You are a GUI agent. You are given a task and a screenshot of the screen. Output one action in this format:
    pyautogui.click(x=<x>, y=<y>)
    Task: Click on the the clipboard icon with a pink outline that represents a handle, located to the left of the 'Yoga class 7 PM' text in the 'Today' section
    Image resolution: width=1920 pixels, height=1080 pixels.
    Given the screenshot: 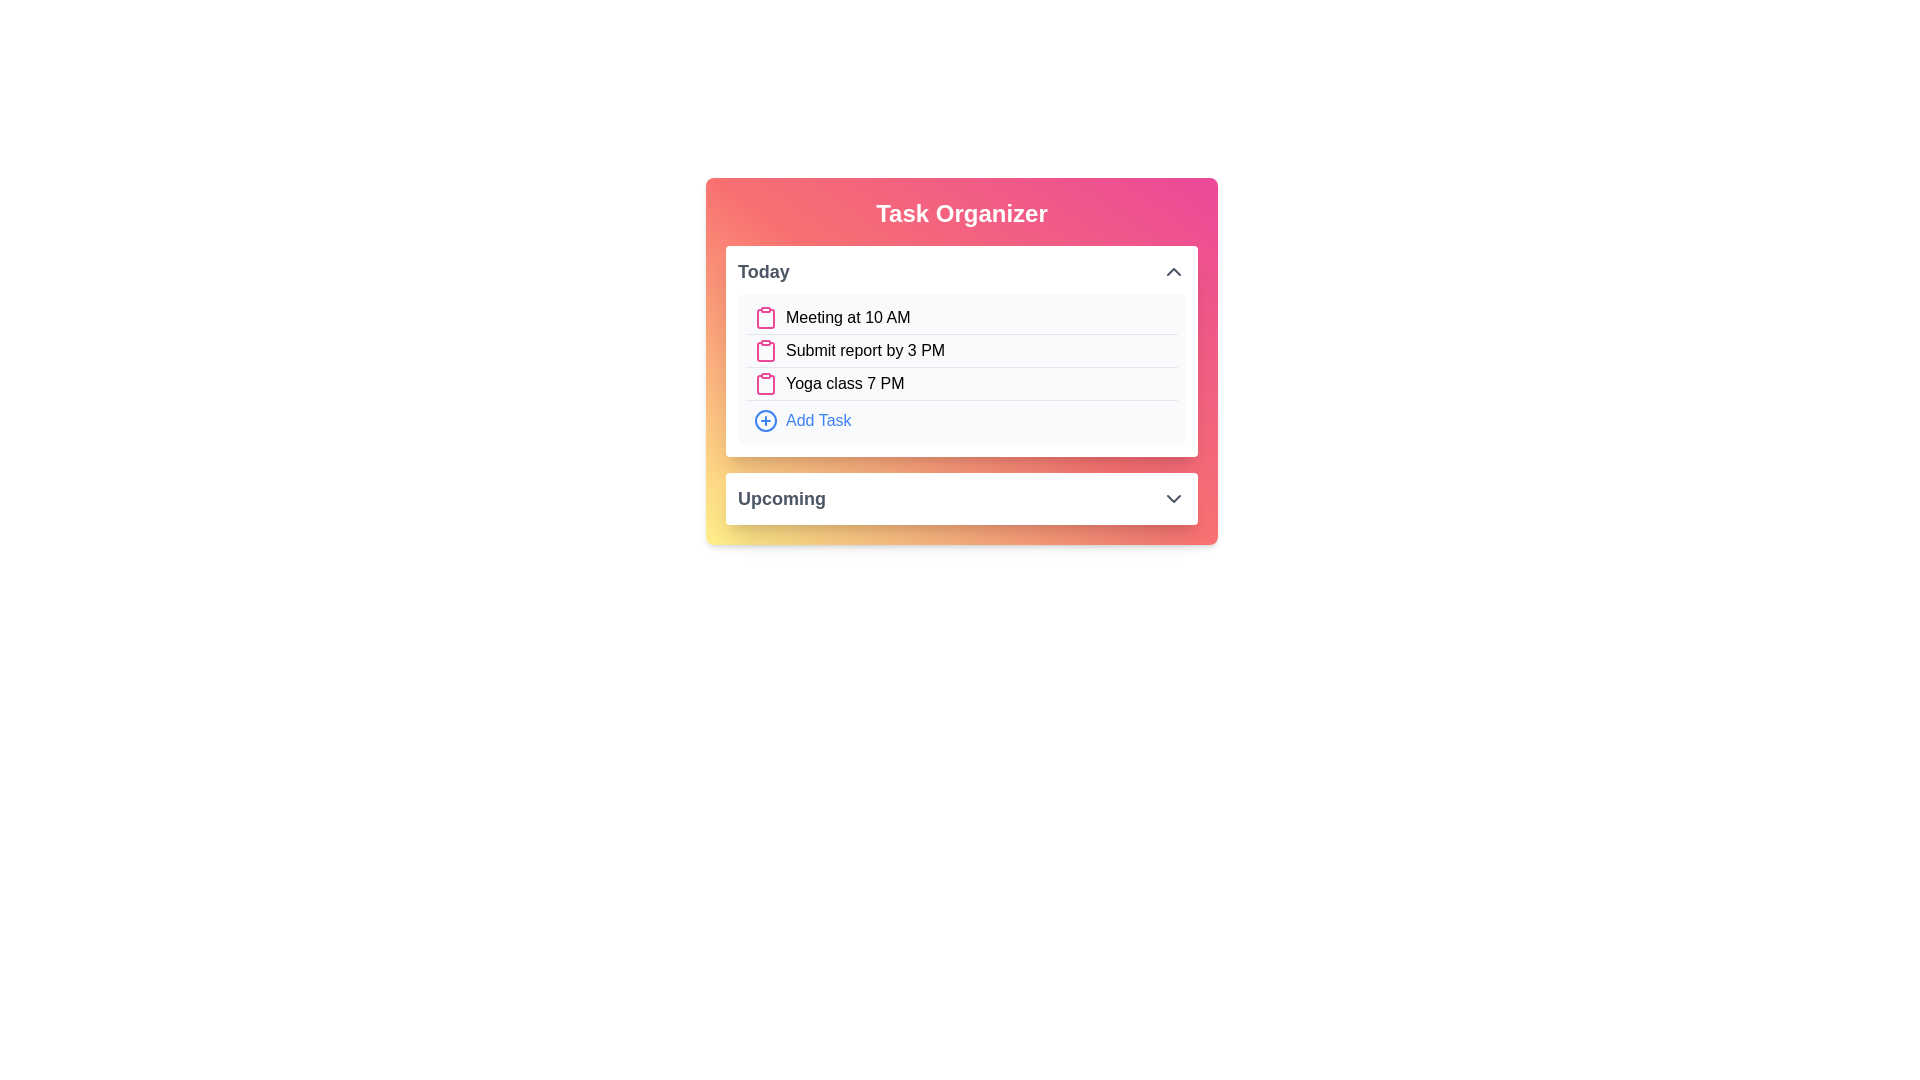 What is the action you would take?
    pyautogui.click(x=765, y=384)
    